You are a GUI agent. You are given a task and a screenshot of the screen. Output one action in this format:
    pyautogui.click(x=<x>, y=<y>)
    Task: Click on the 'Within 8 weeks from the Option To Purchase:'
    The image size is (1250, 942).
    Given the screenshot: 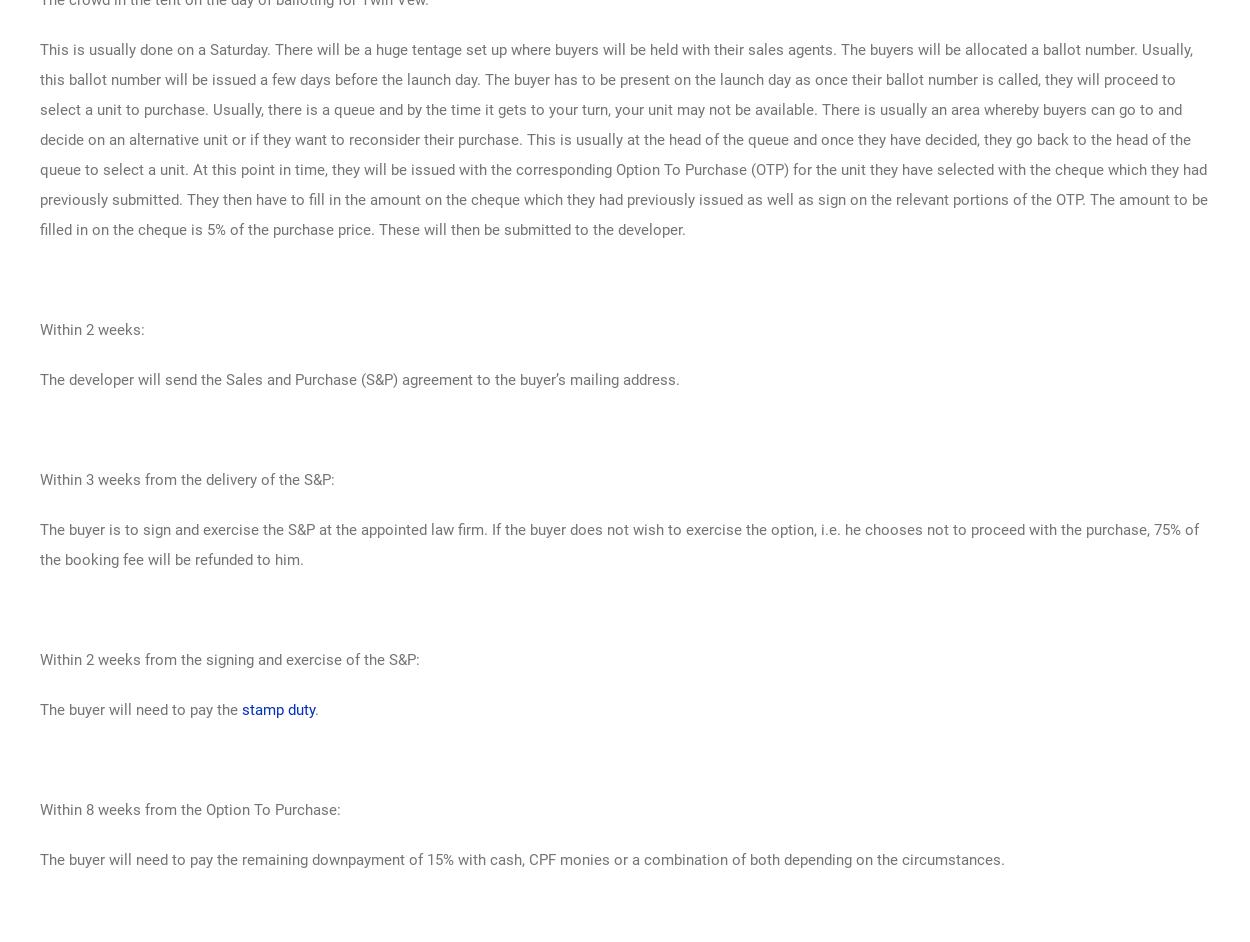 What is the action you would take?
    pyautogui.click(x=189, y=807)
    